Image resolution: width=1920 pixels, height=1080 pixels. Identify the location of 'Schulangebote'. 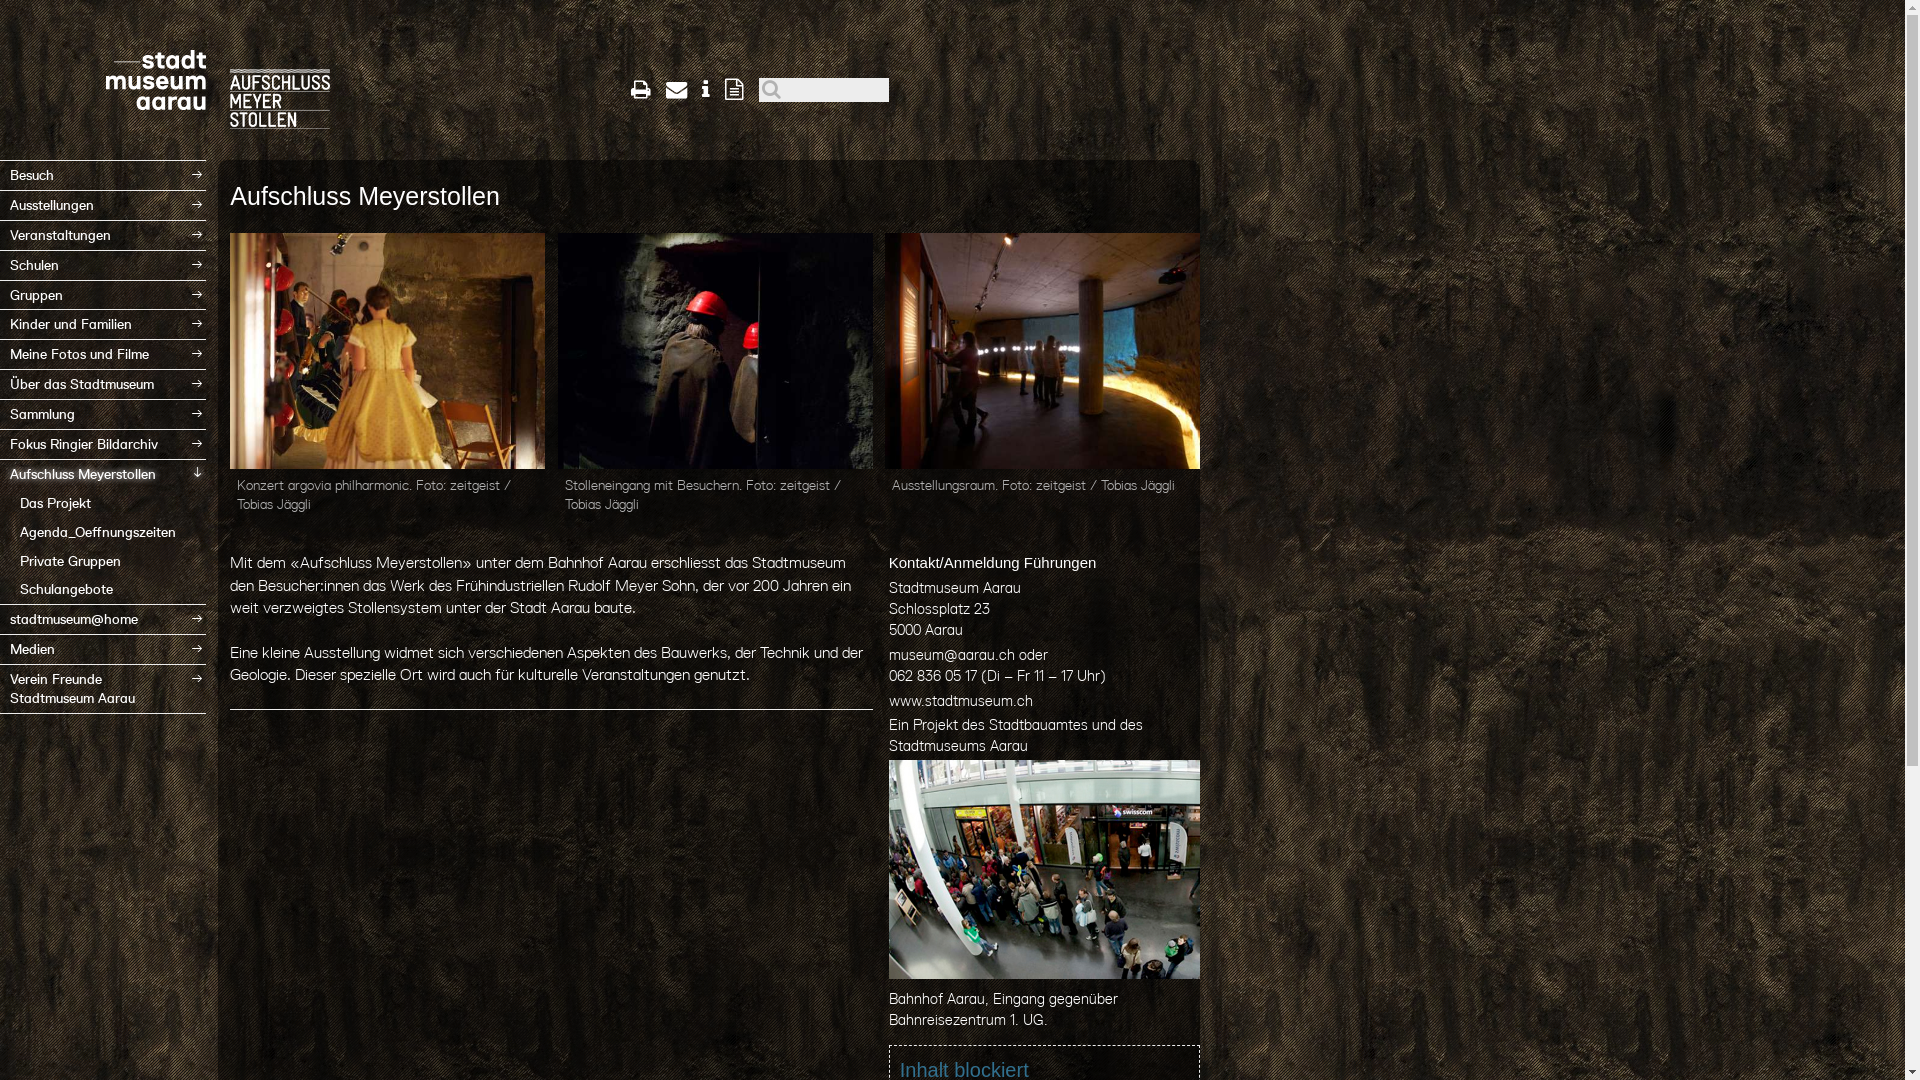
(101, 588).